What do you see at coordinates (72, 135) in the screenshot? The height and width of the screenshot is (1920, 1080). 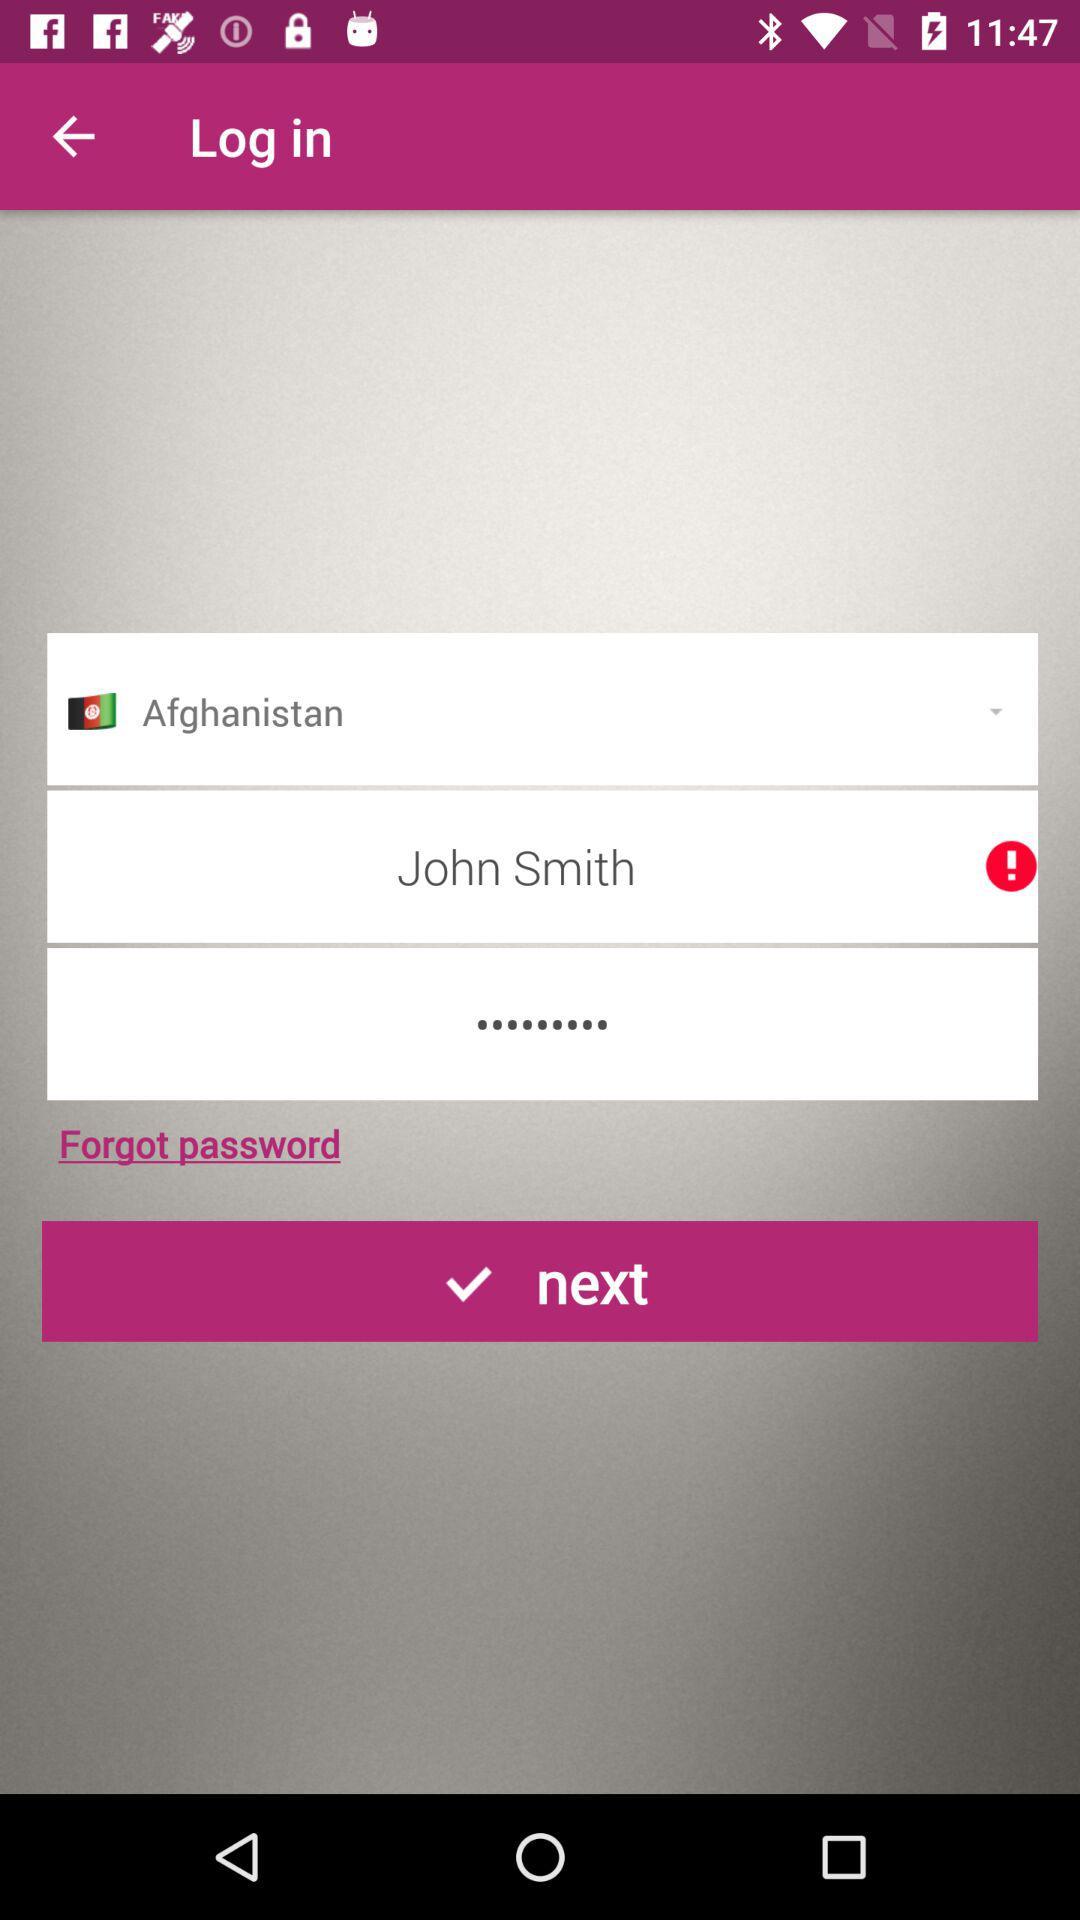 I see `the item next to the log in item` at bounding box center [72, 135].